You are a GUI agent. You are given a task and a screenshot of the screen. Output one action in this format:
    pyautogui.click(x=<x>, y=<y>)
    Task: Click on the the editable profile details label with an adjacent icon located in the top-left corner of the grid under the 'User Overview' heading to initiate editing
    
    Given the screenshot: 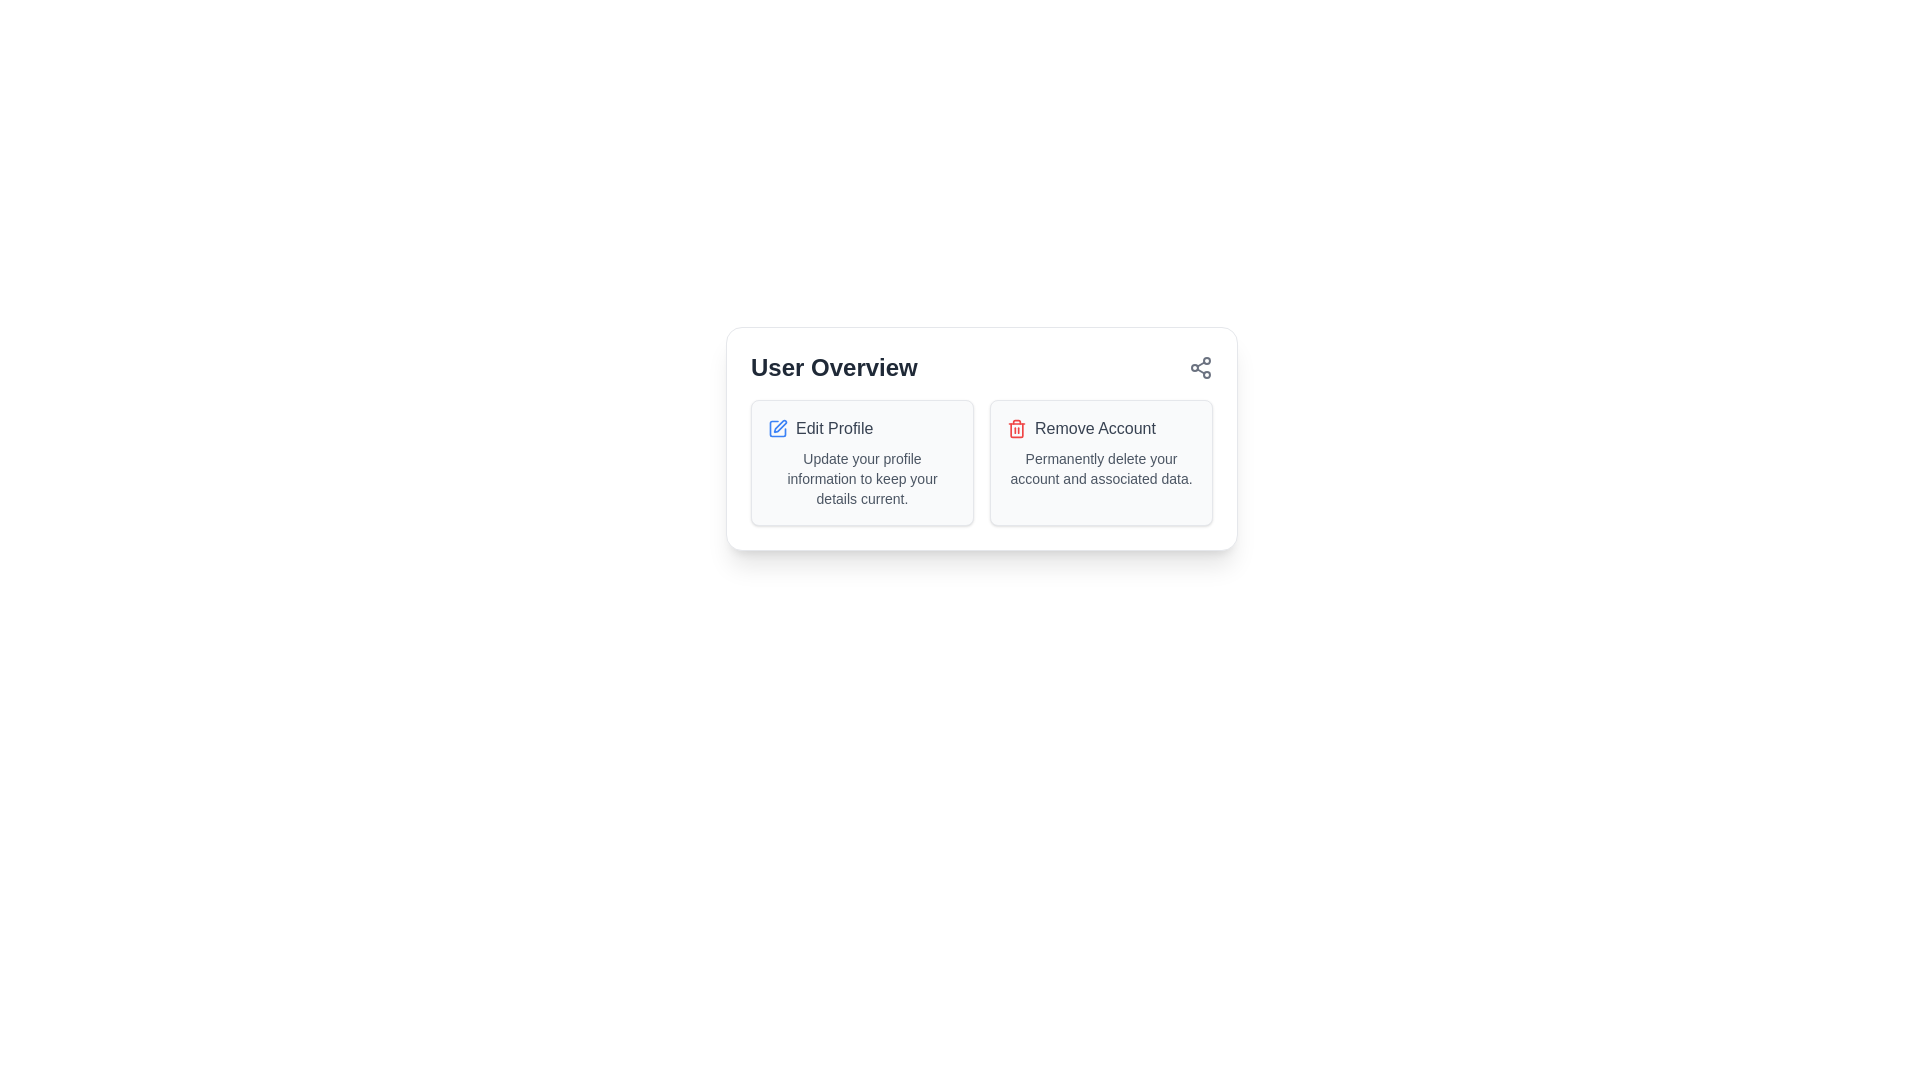 What is the action you would take?
    pyautogui.click(x=862, y=427)
    